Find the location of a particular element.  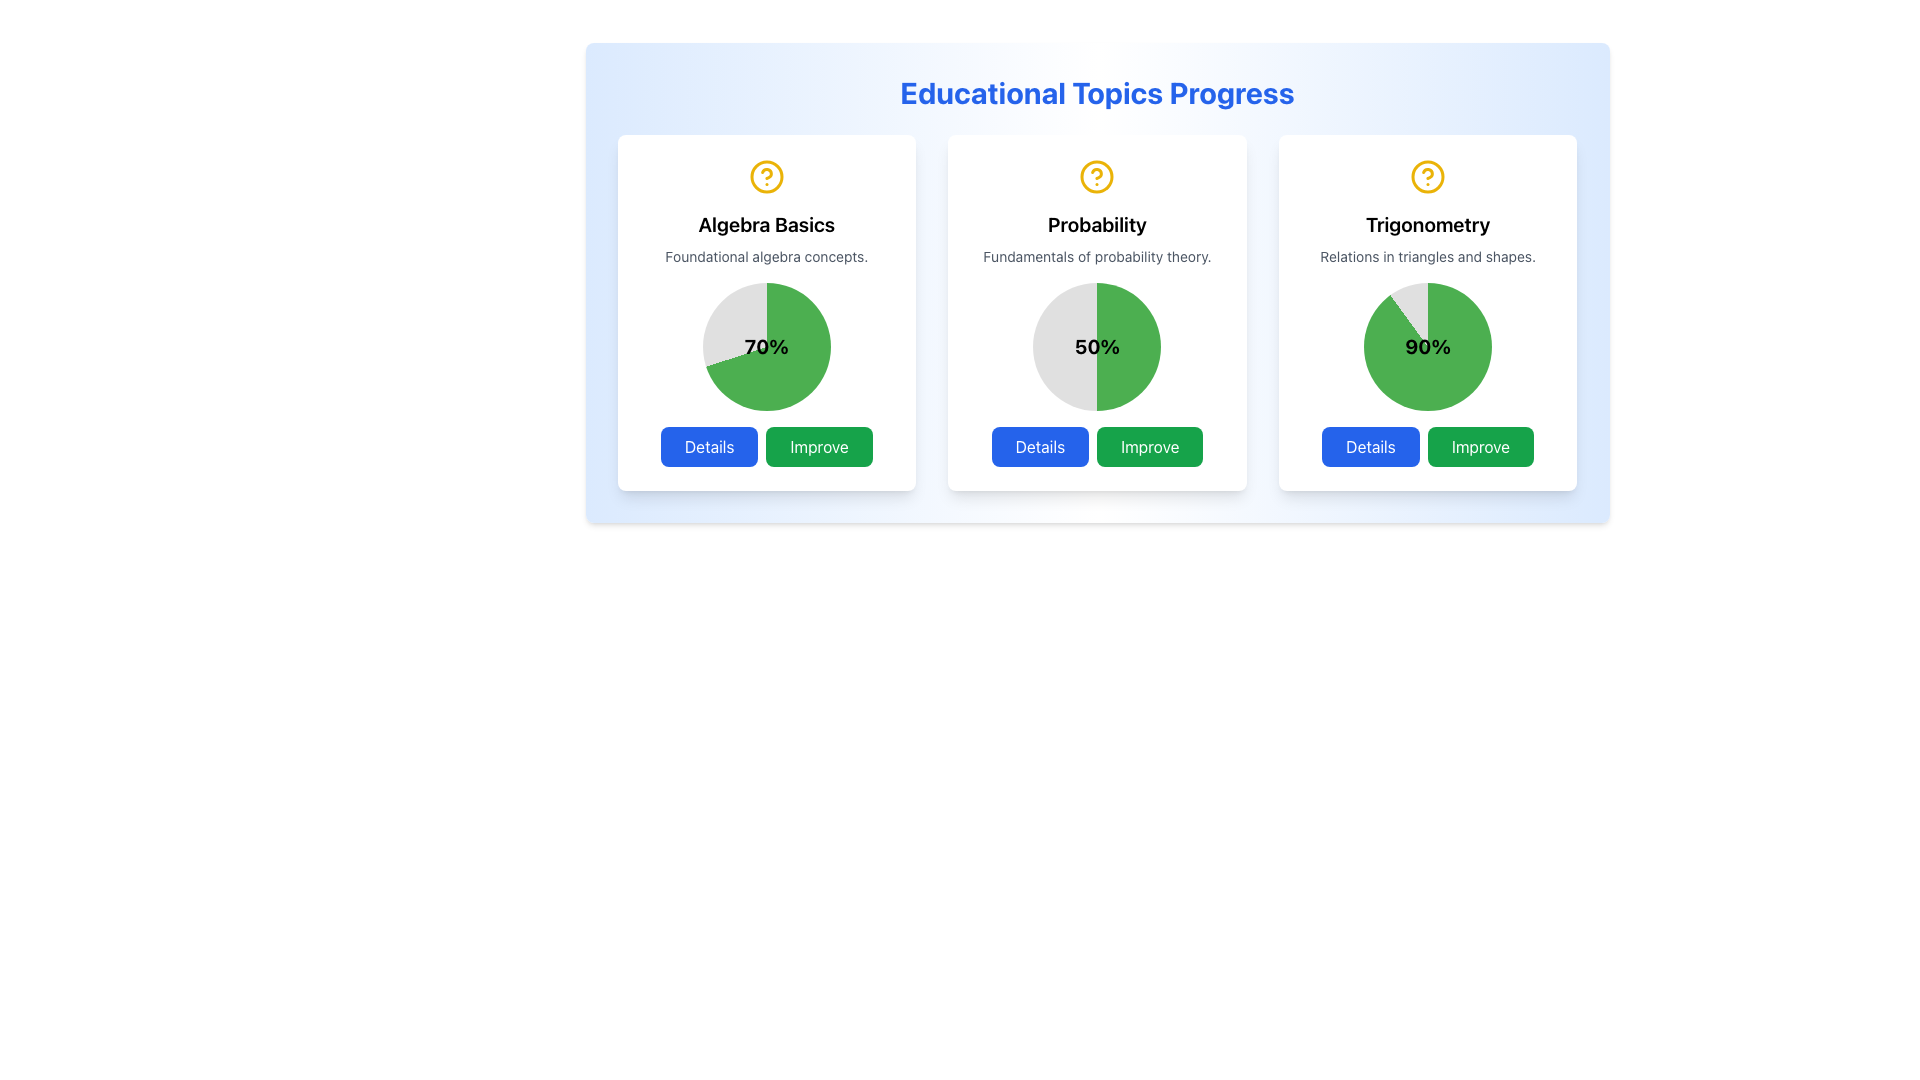

the informational icon located at the top-center of the 'Trigonometry' card is located at coordinates (1427, 176).